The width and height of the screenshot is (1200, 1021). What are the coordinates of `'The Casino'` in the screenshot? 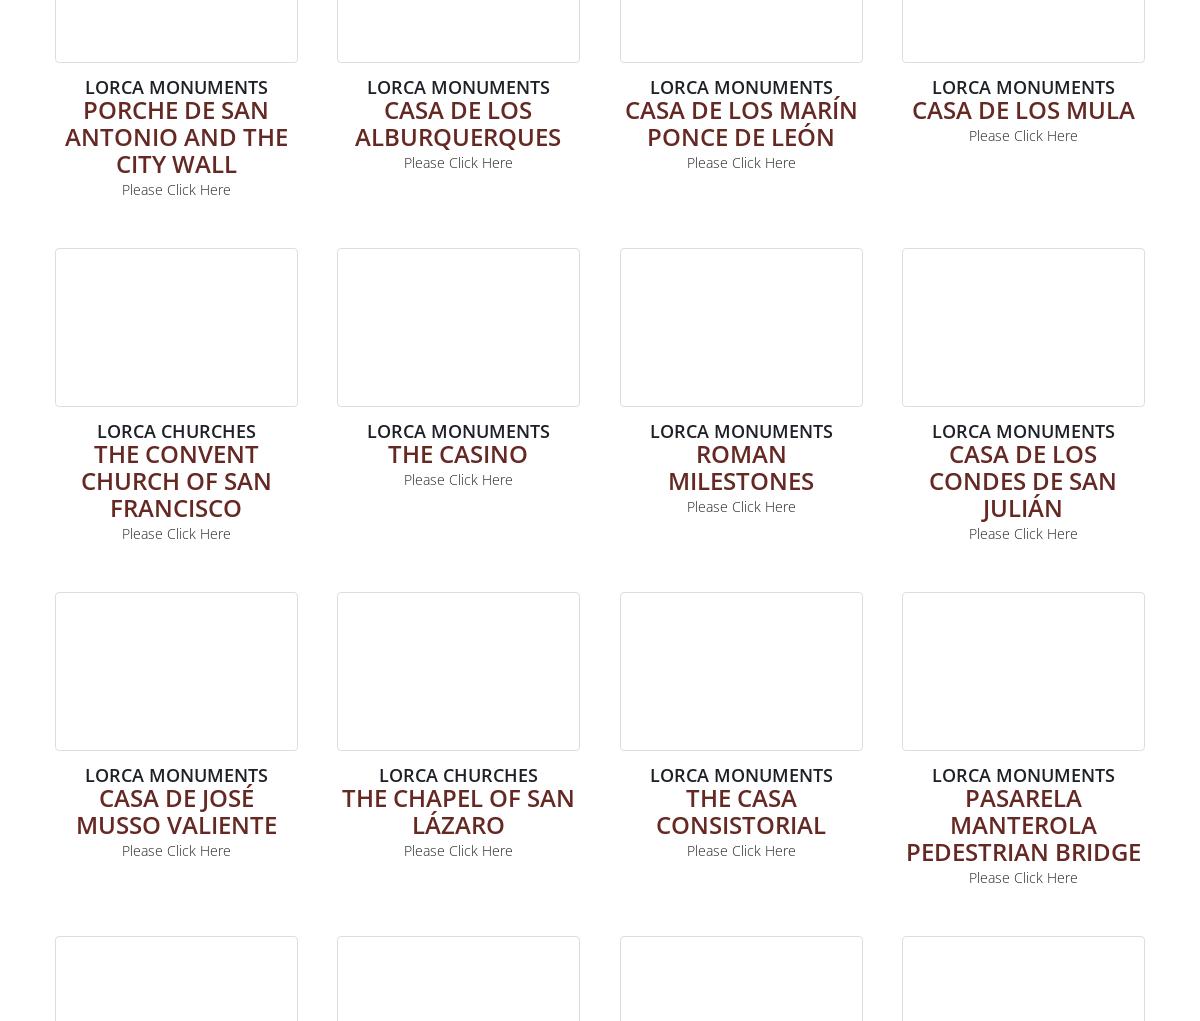 It's located at (387, 452).